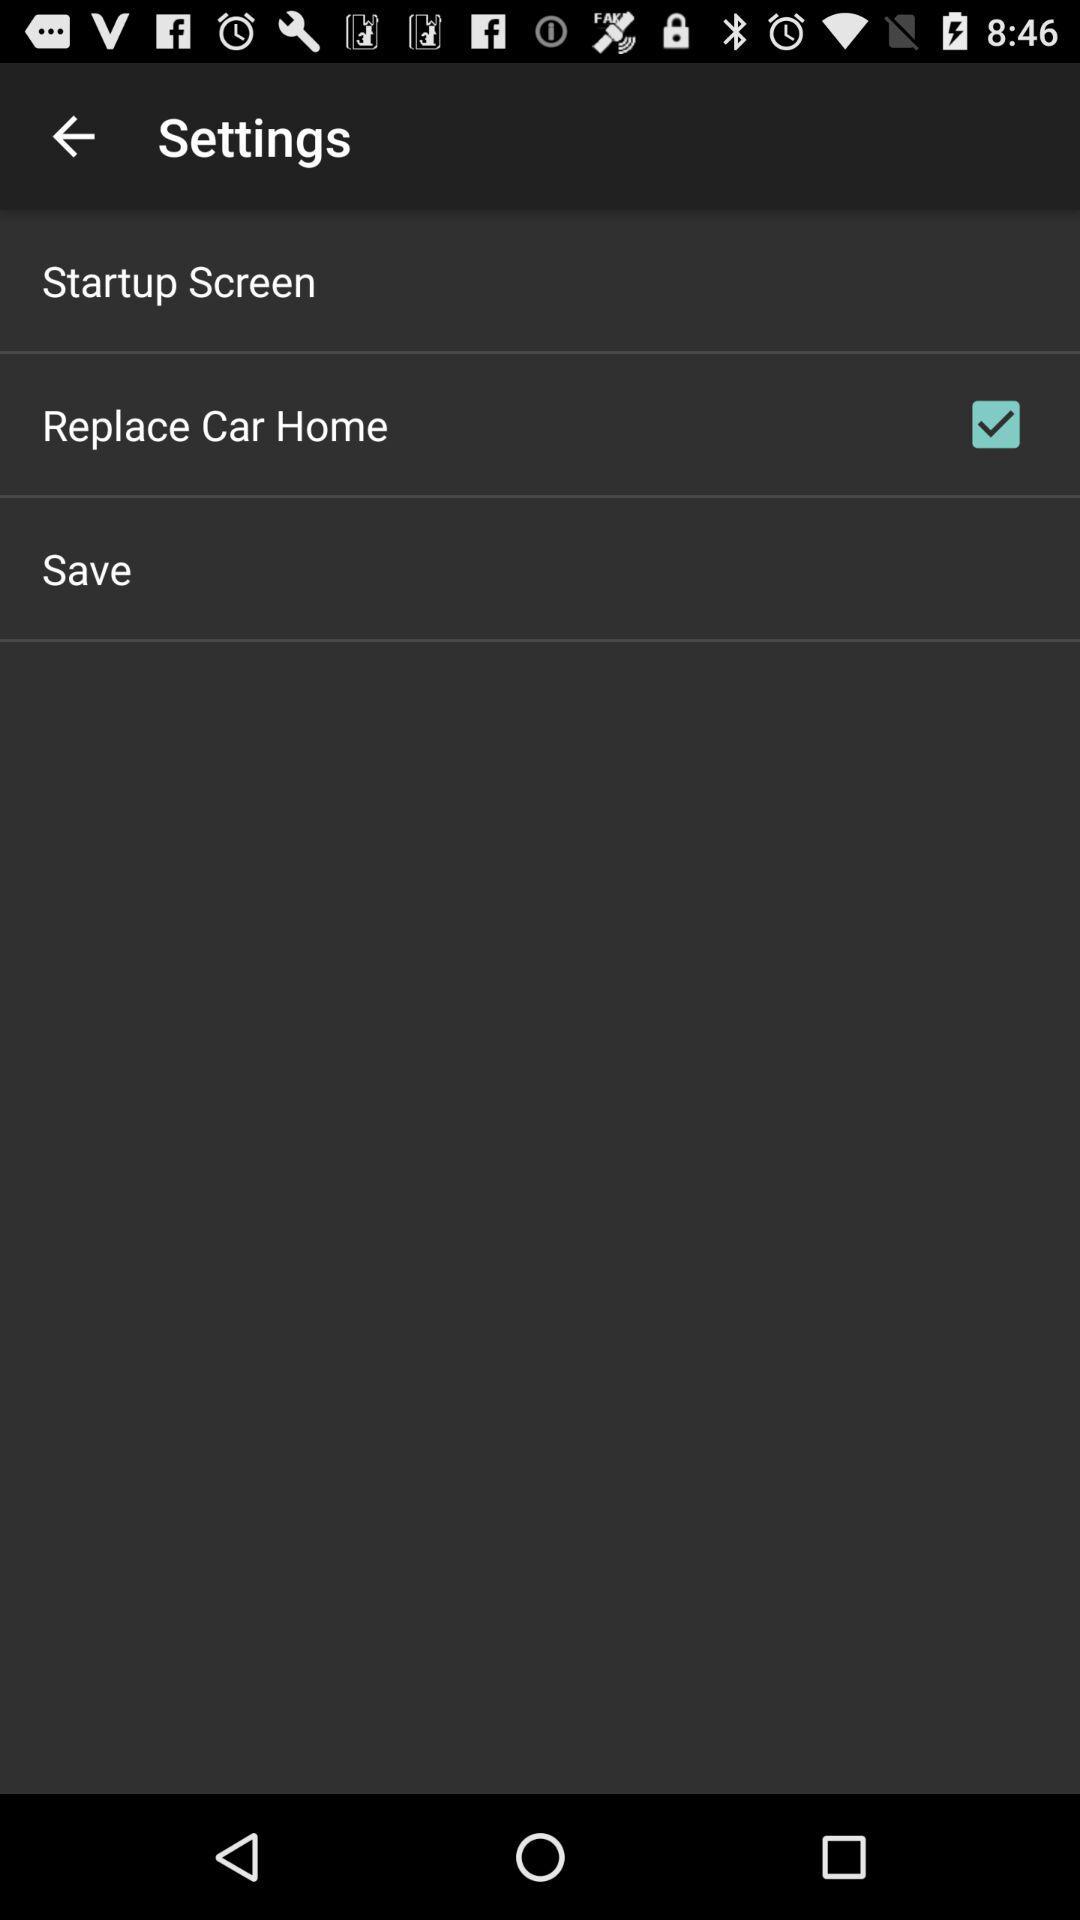 Image resolution: width=1080 pixels, height=1920 pixels. What do you see at coordinates (86, 567) in the screenshot?
I see `the save` at bounding box center [86, 567].